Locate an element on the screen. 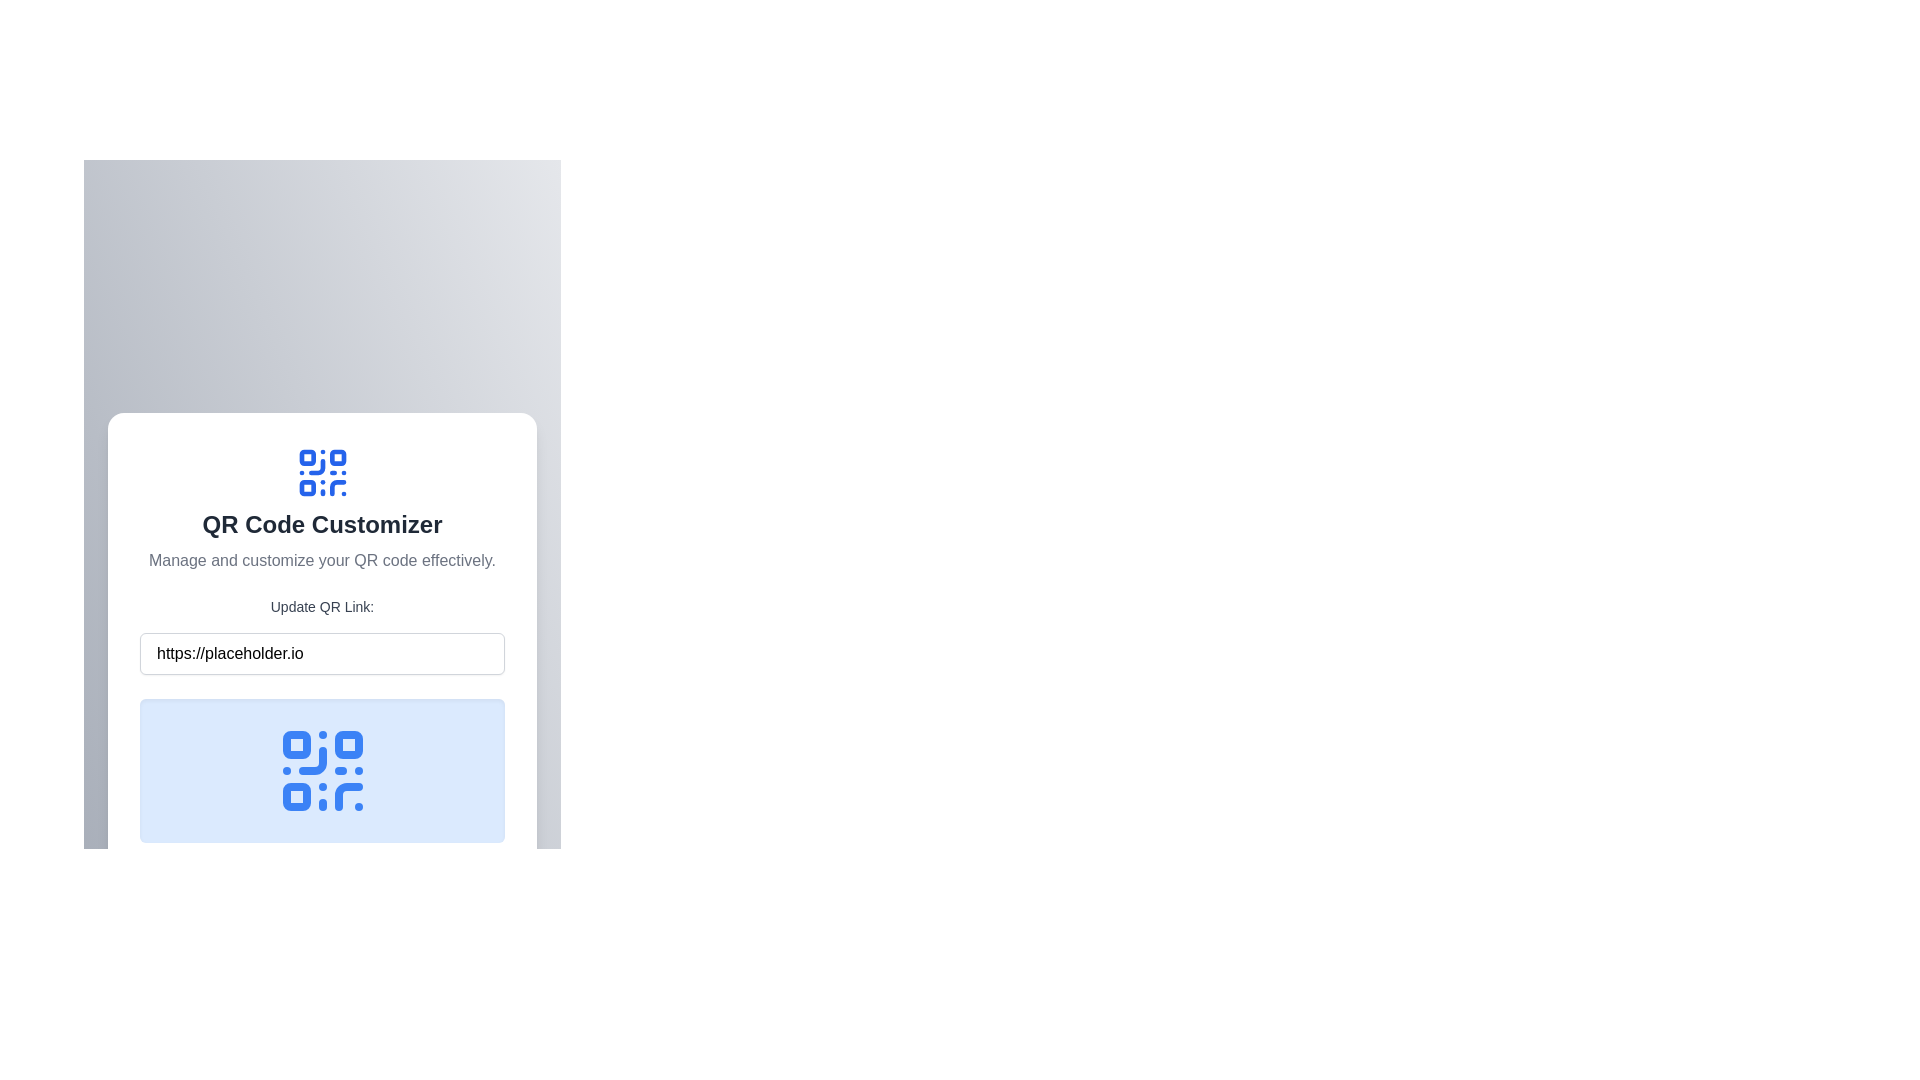  the second square in the top row of the QR code illustration, which is part of the QR code graphical representation is located at coordinates (337, 457).